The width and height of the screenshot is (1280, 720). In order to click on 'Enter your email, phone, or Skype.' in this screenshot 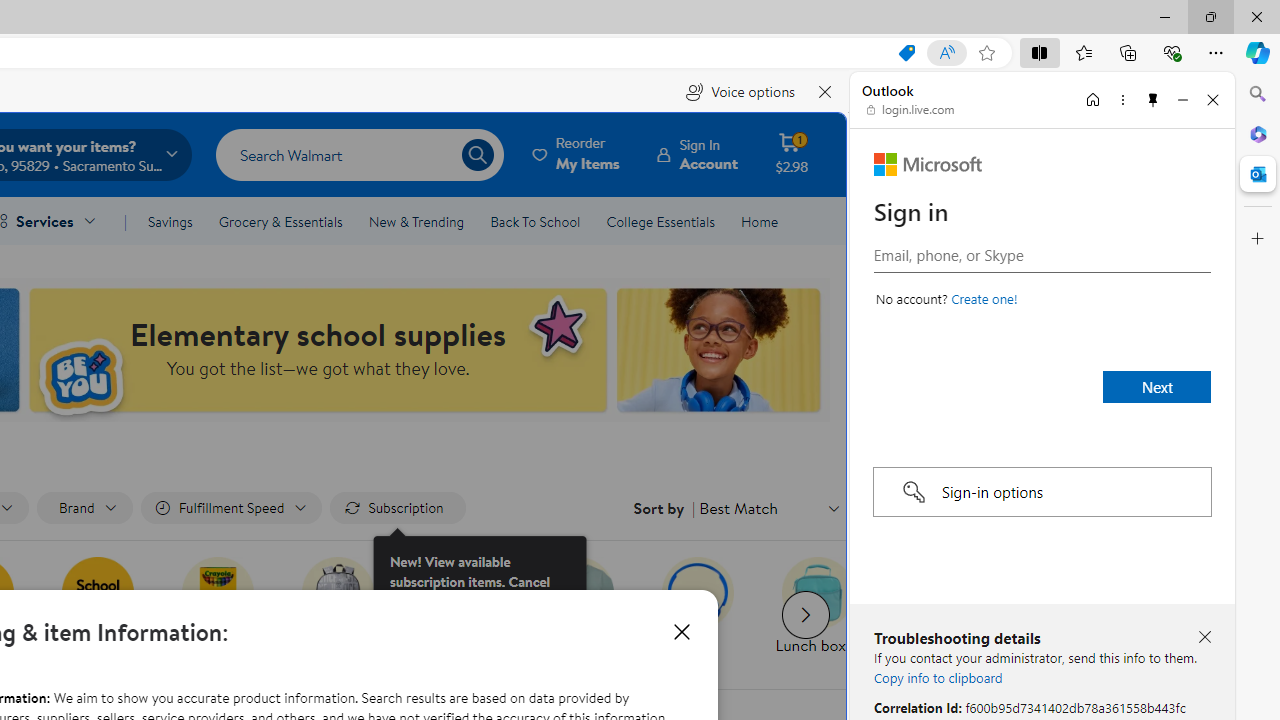, I will do `click(1041, 253)`.